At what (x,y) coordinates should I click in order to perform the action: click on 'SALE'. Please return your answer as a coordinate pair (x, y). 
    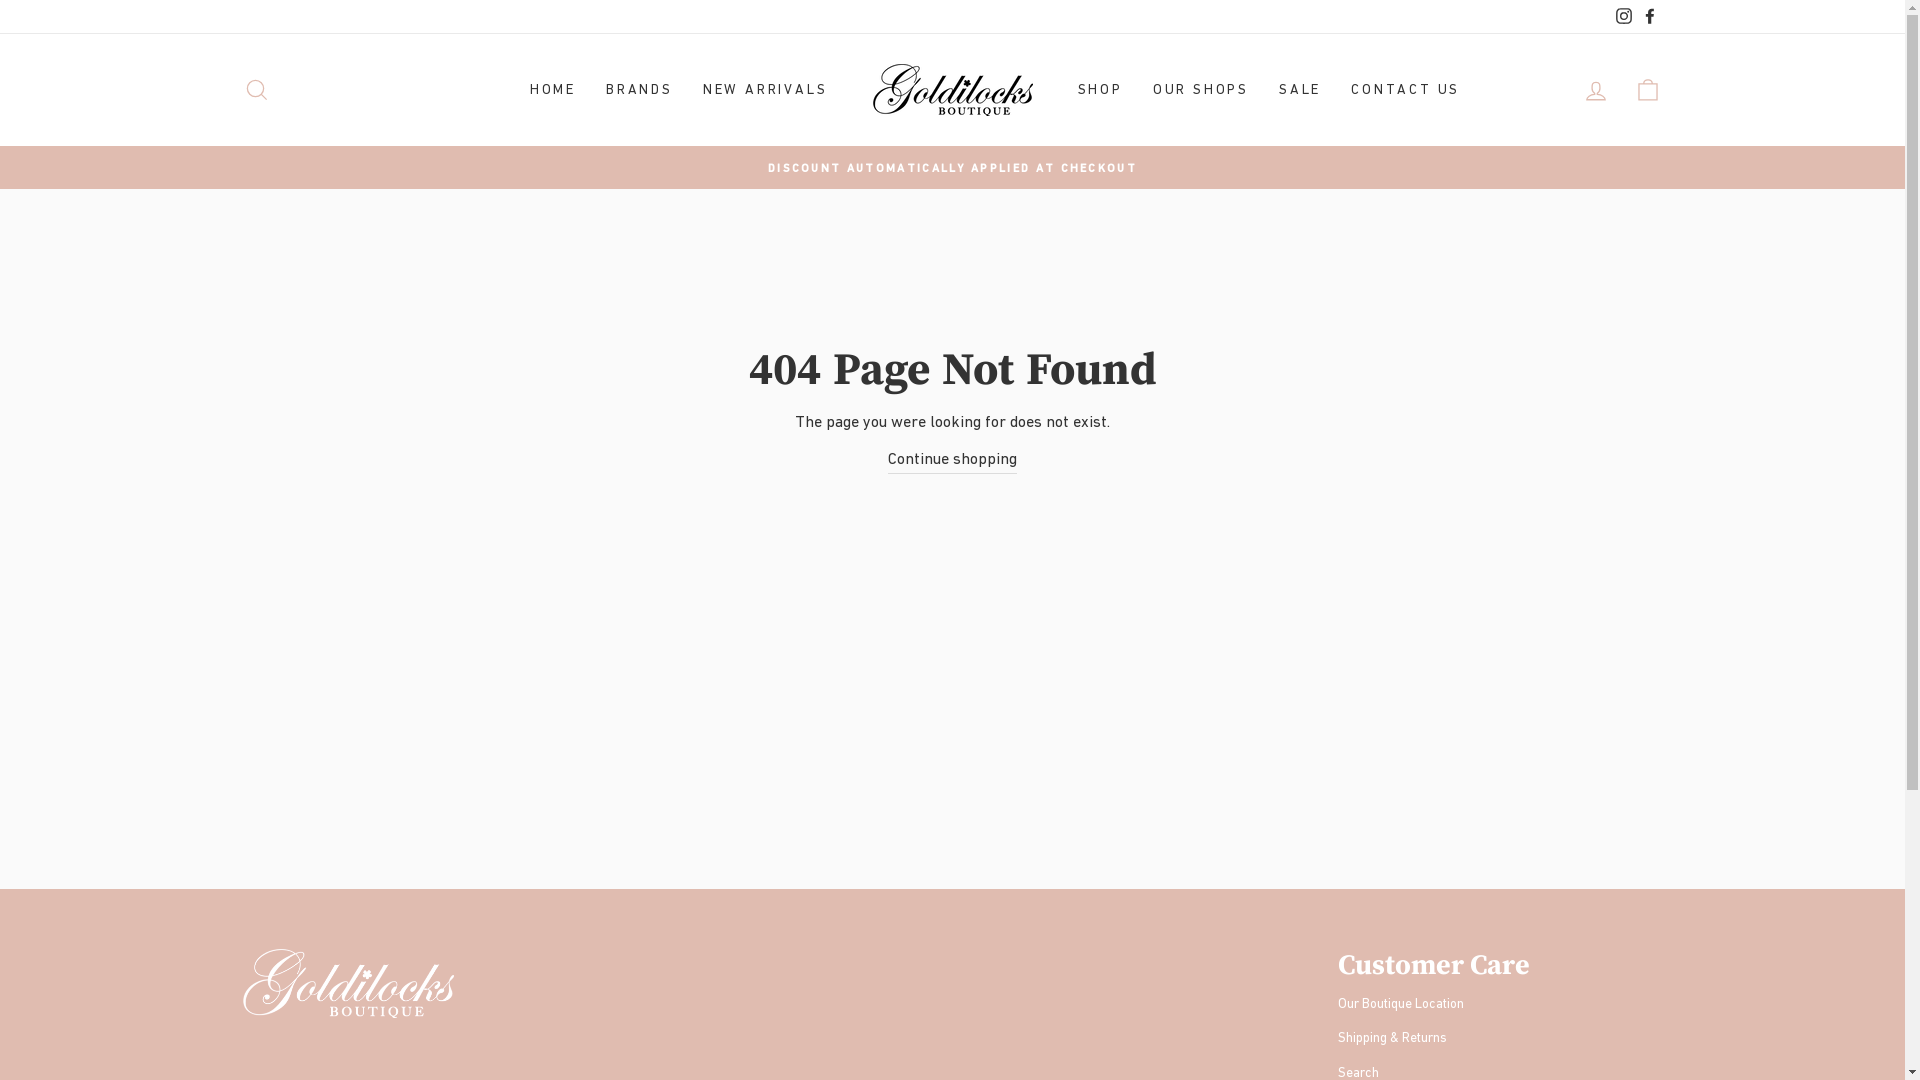
    Looking at the image, I should click on (1300, 90).